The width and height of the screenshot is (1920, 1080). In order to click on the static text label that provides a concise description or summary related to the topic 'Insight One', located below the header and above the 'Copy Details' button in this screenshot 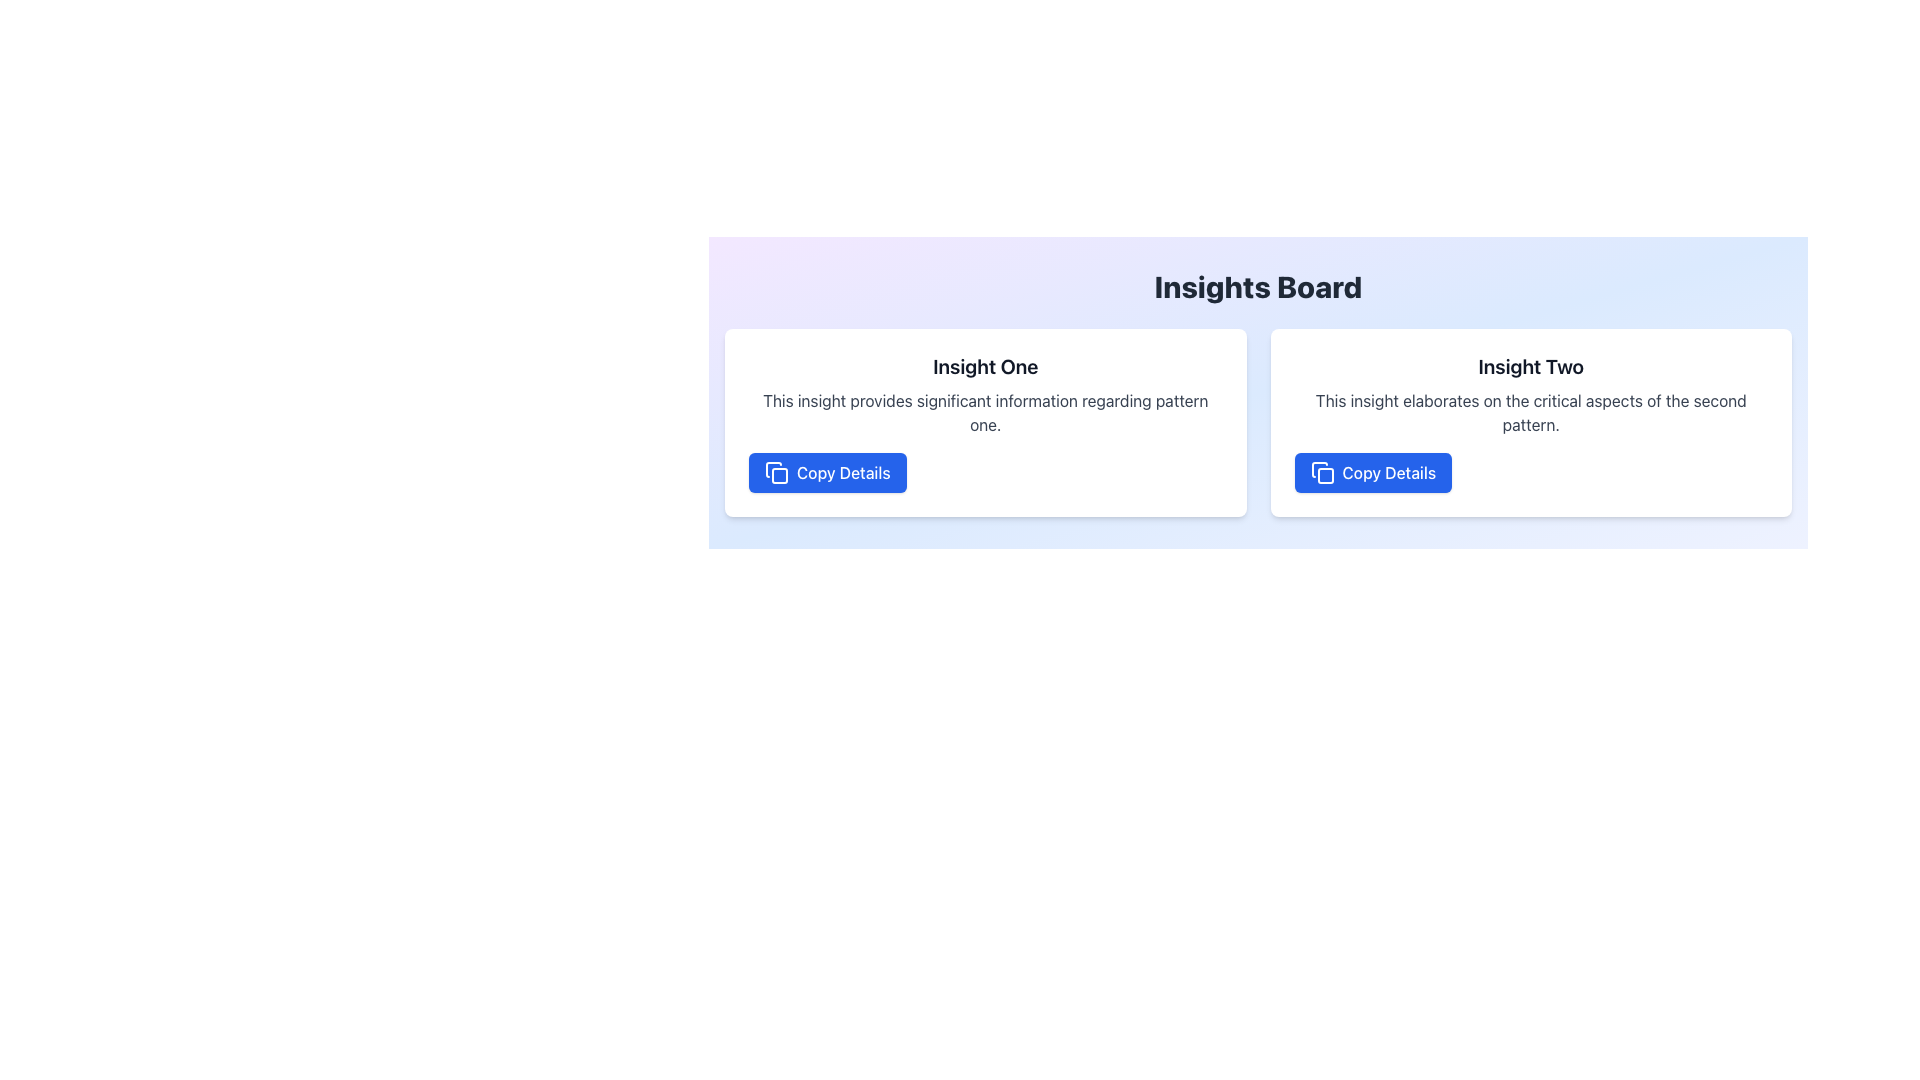, I will do `click(985, 411)`.